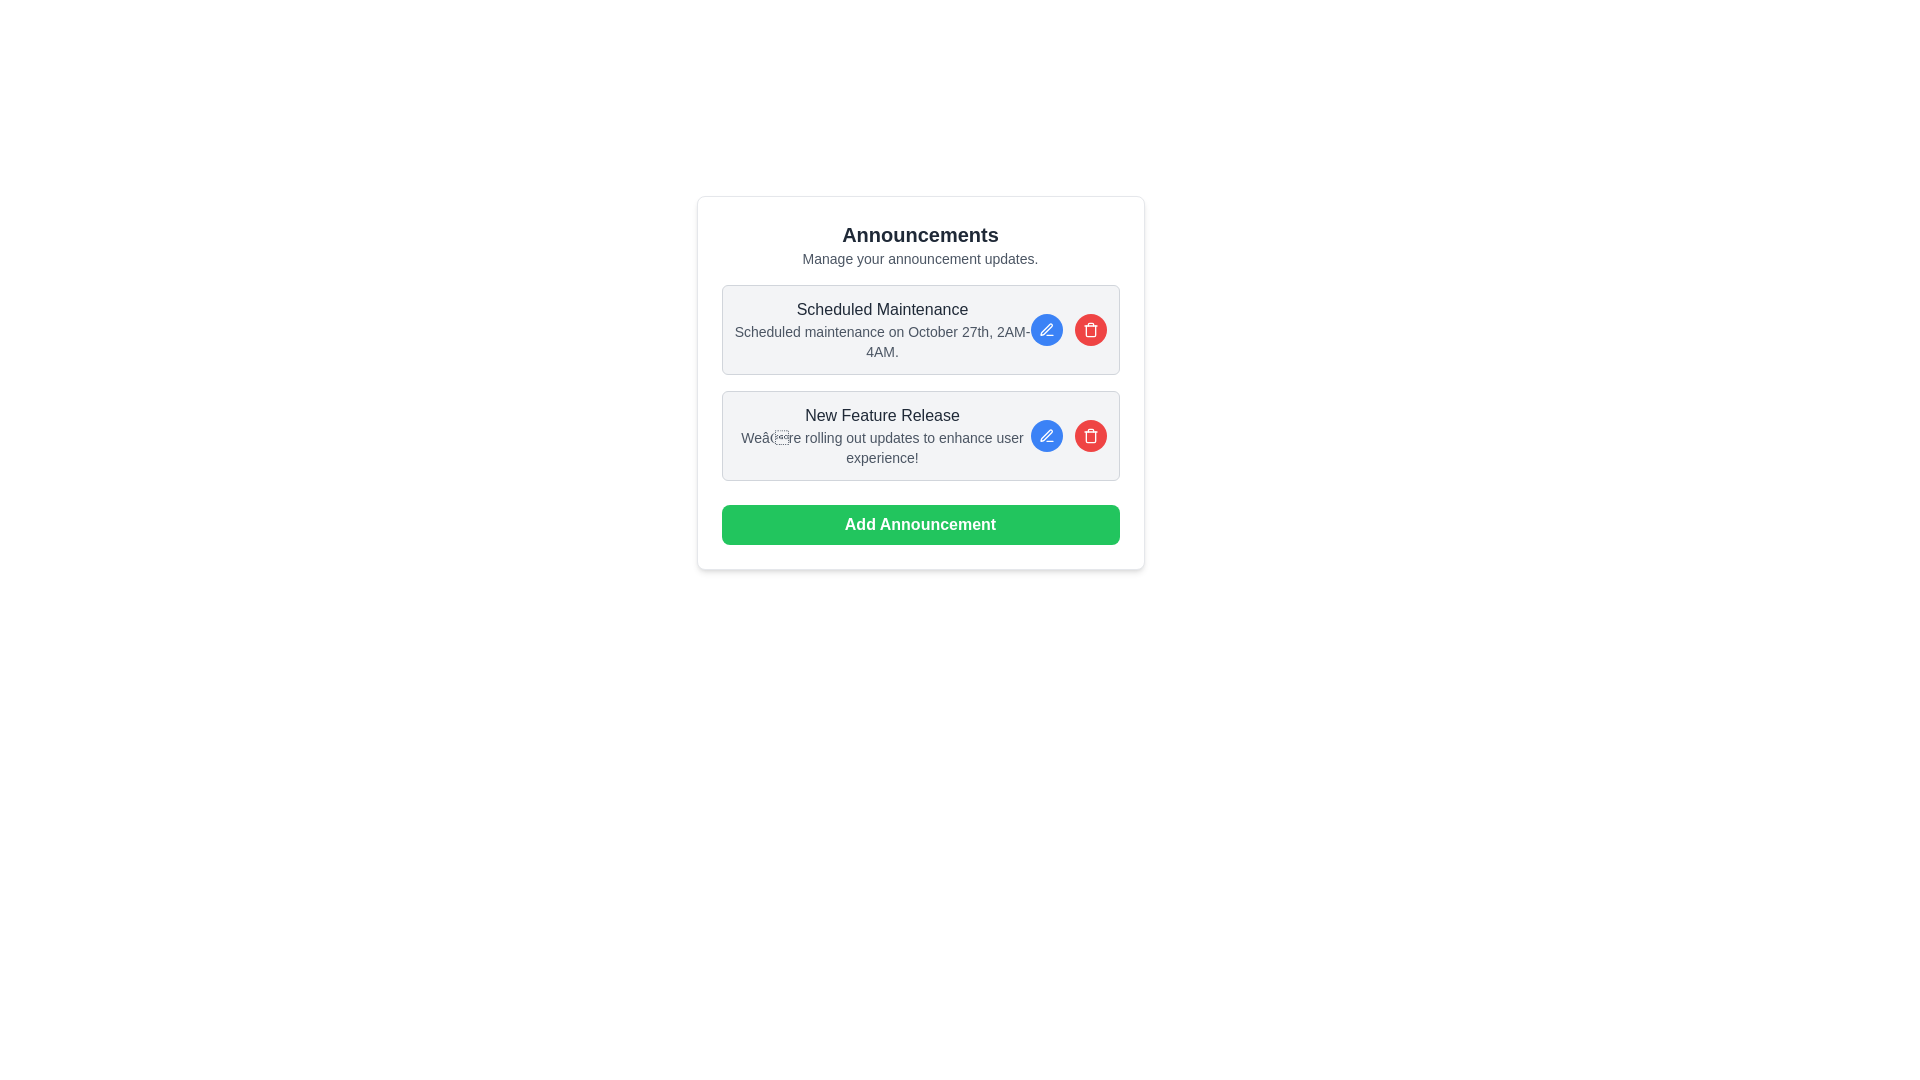 This screenshot has width=1920, height=1080. What do you see at coordinates (1045, 434) in the screenshot?
I see `the blue circular edit icon with a white pen-line glyph, located to the right of the 'New Feature Release' announcement` at bounding box center [1045, 434].